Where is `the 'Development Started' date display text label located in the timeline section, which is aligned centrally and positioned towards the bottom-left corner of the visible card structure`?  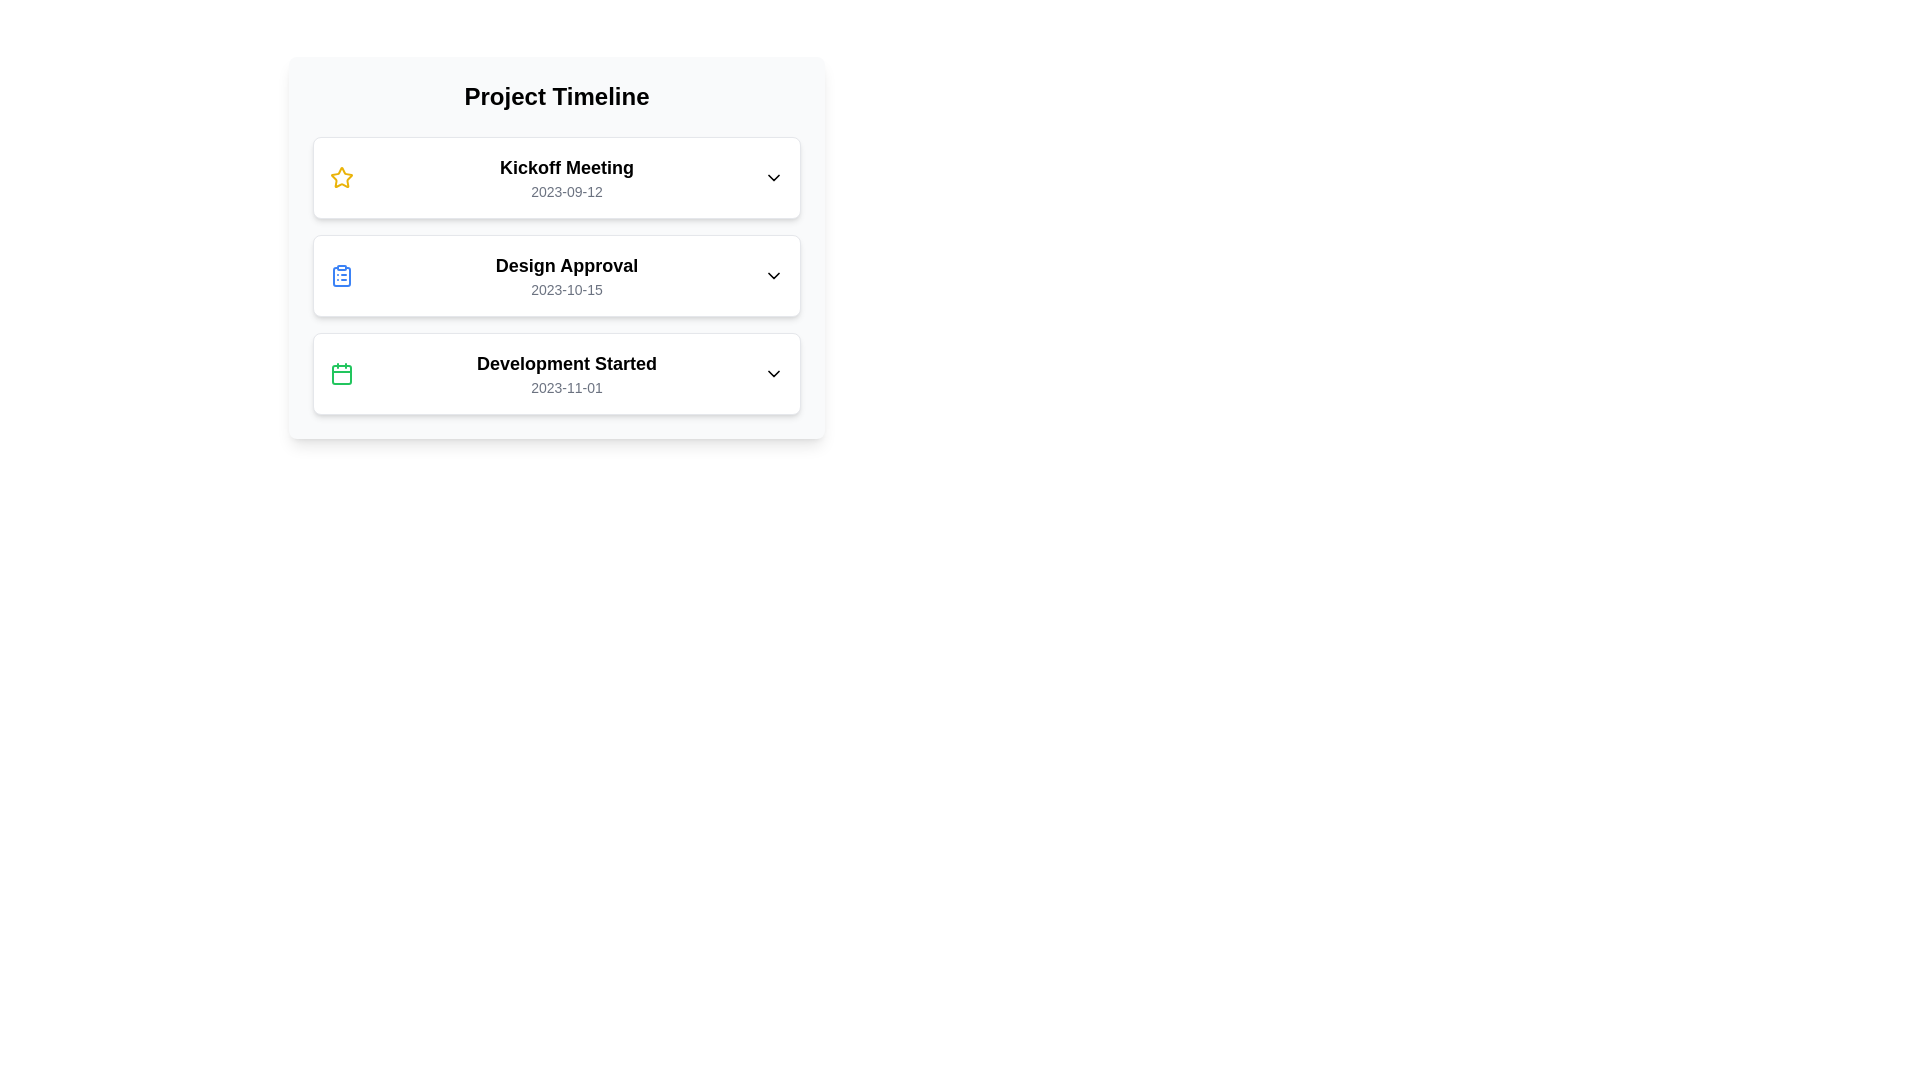
the 'Development Started' date display text label located in the timeline section, which is aligned centrally and positioned towards the bottom-left corner of the visible card structure is located at coordinates (565, 388).